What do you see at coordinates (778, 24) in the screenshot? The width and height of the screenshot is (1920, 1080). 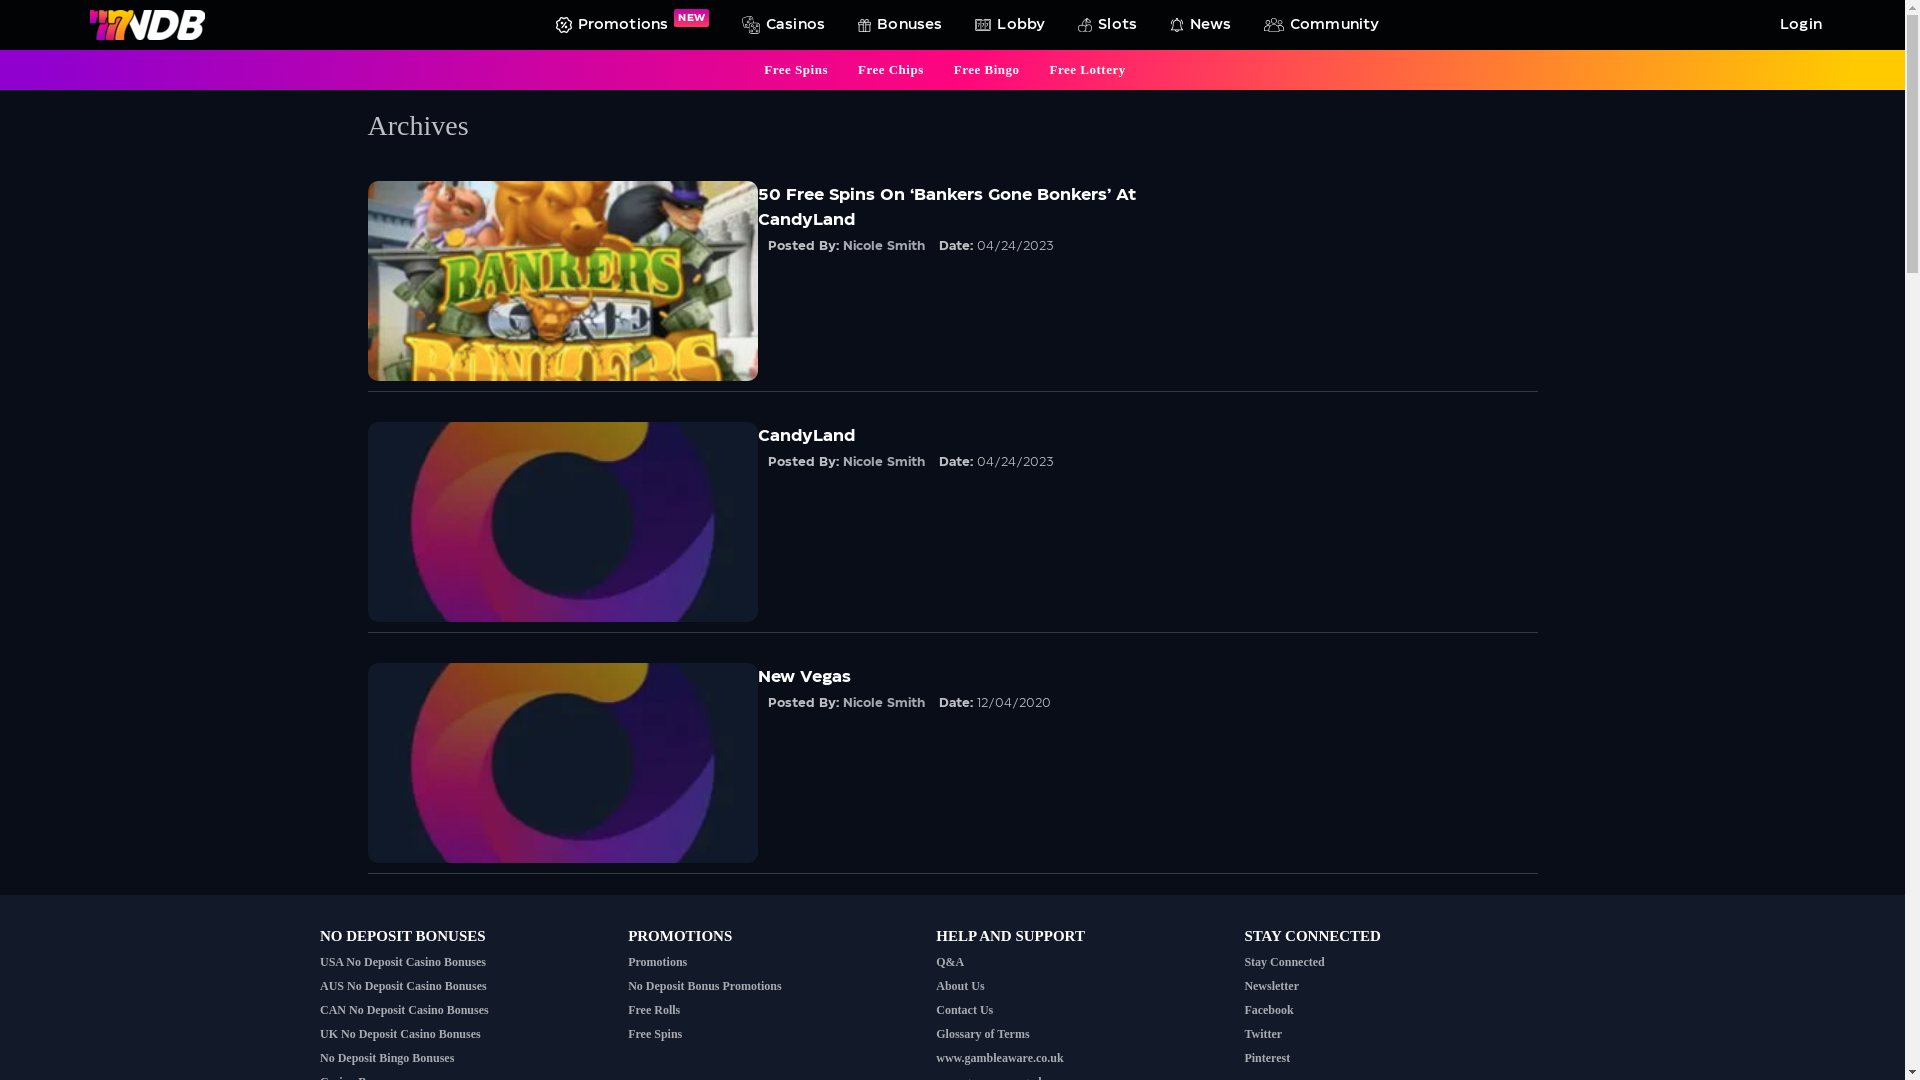 I see `'Casinos'` at bounding box center [778, 24].